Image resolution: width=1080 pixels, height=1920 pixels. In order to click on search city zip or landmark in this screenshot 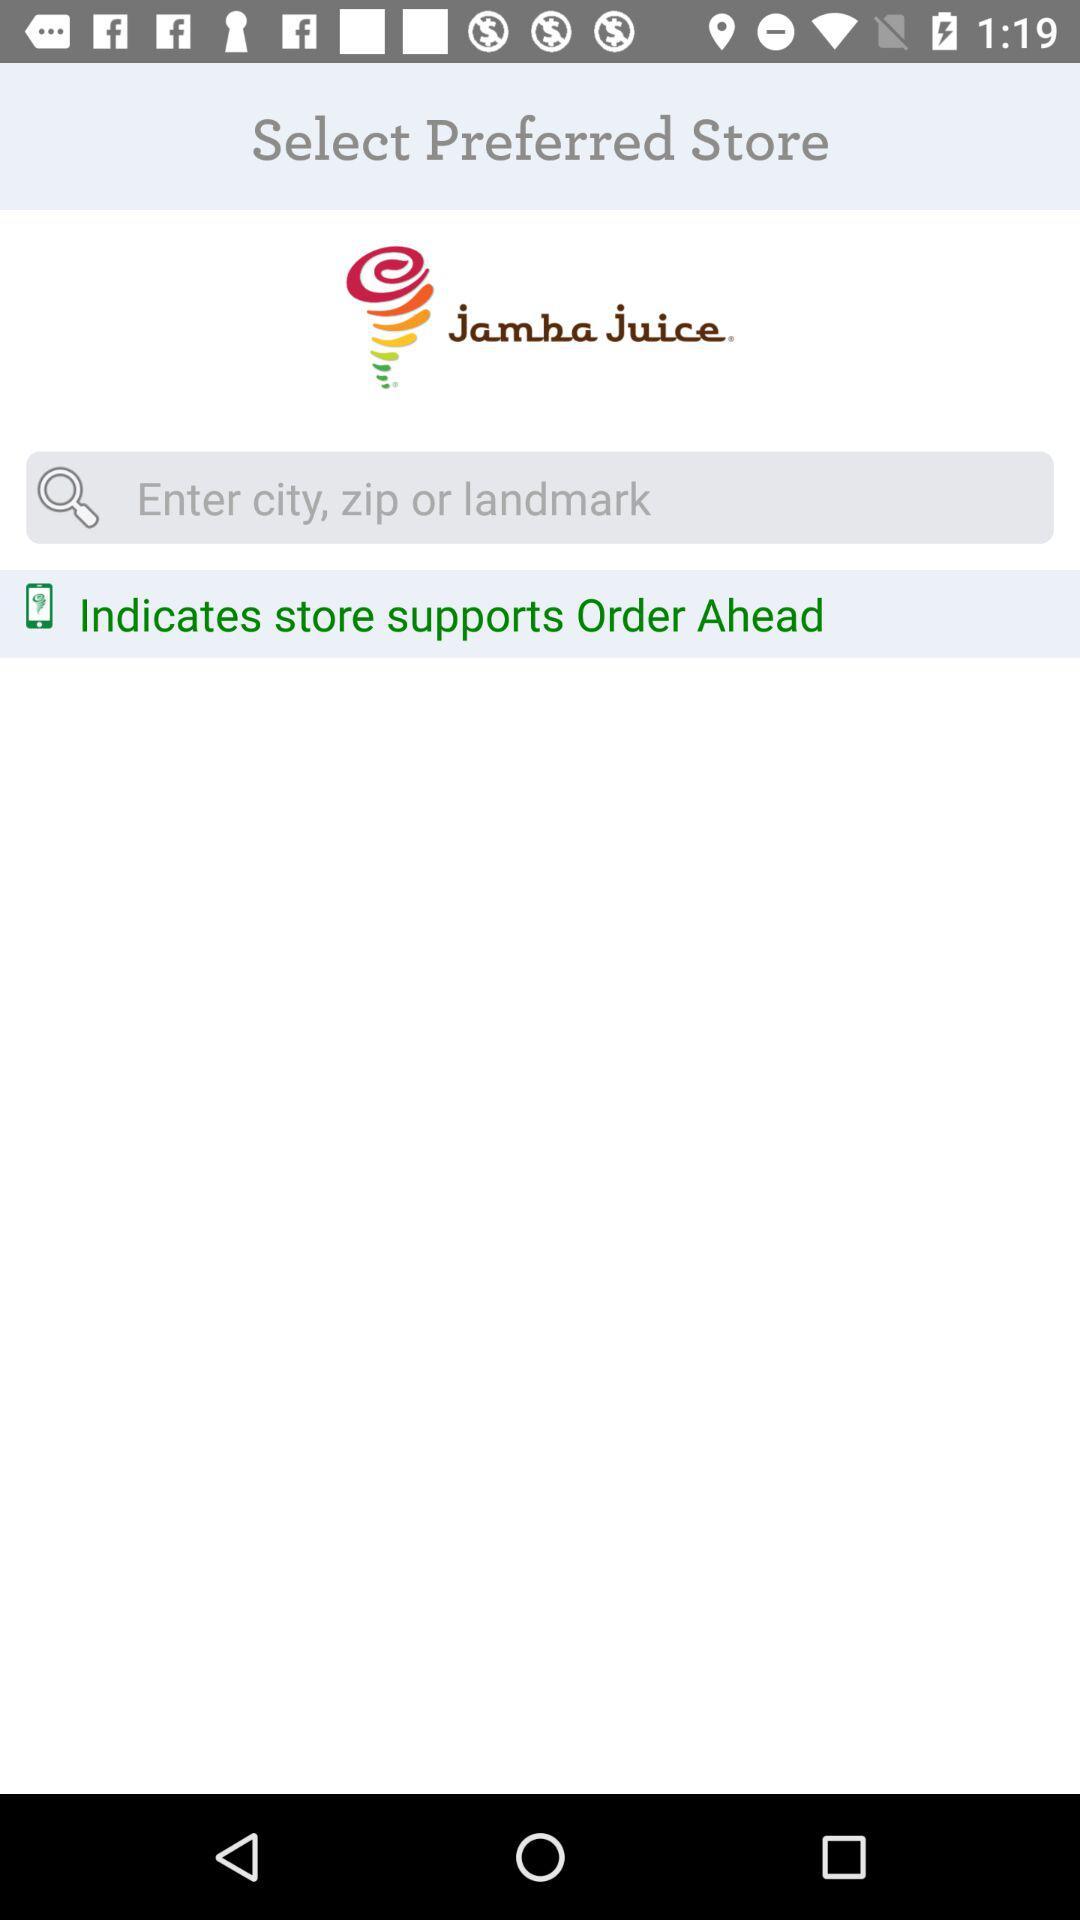, I will do `click(540, 497)`.